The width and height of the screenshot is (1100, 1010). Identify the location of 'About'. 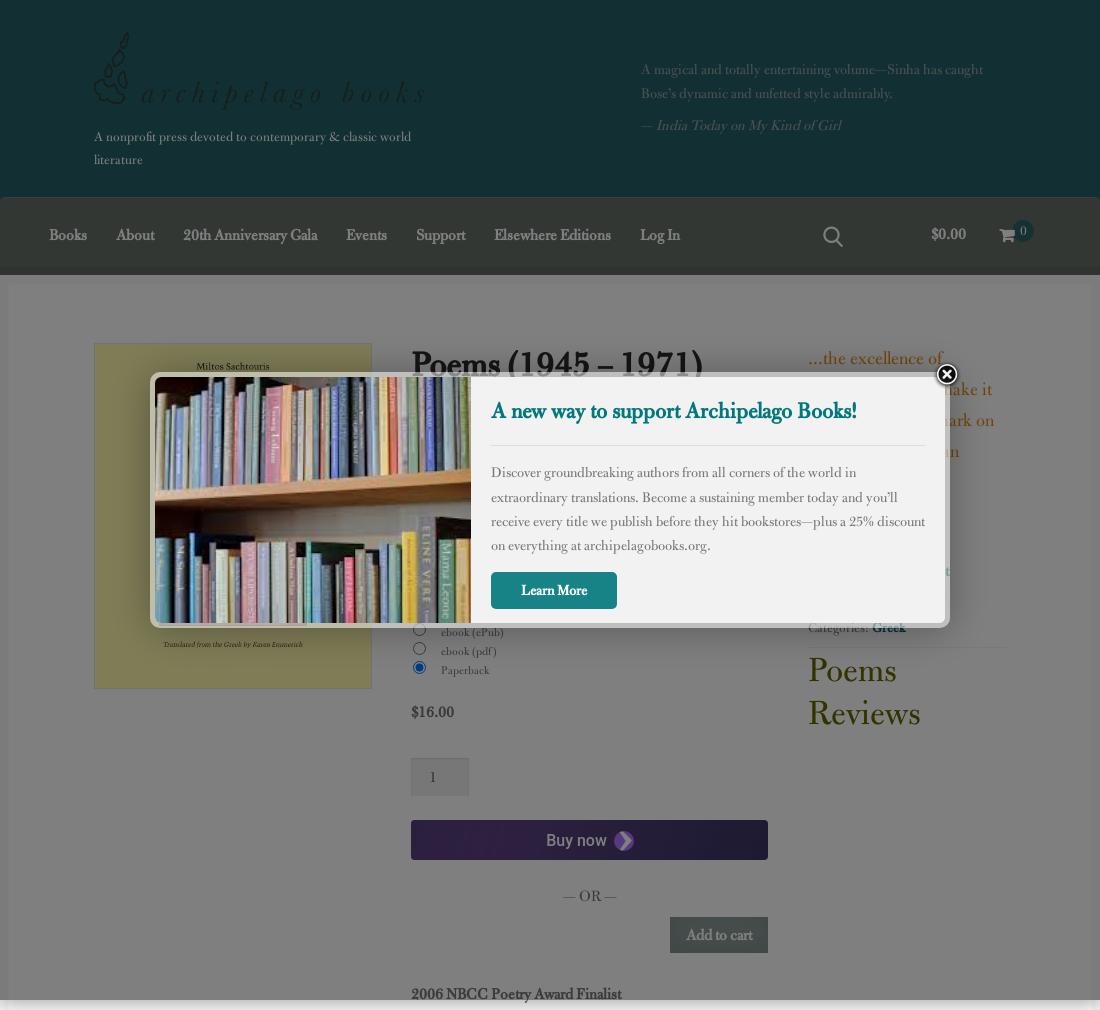
(134, 234).